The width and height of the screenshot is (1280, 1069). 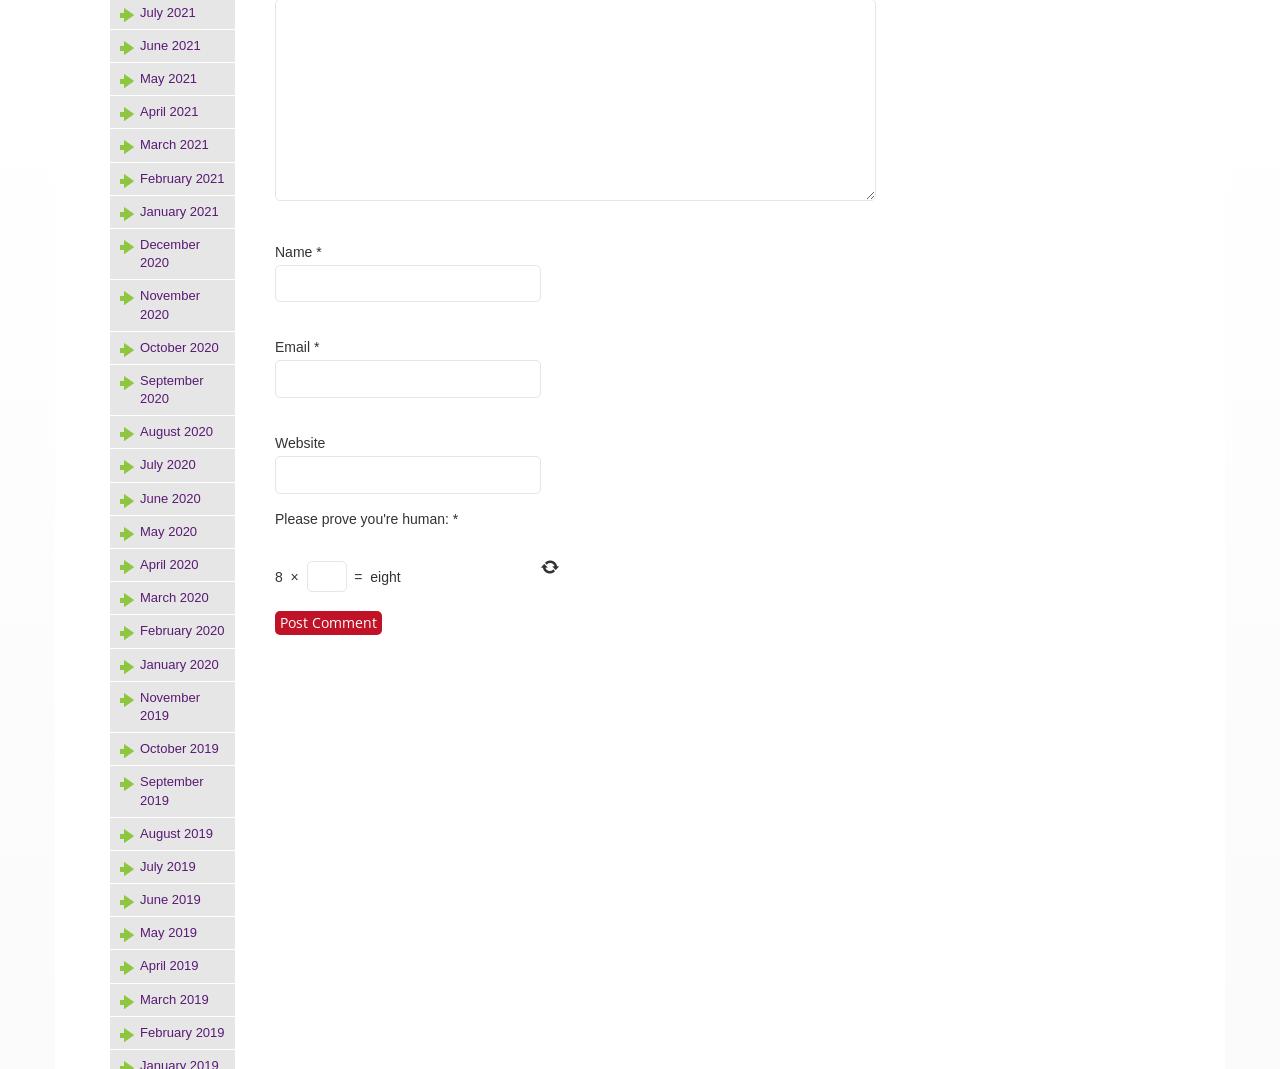 I want to click on 'June 2021', so click(x=169, y=43).